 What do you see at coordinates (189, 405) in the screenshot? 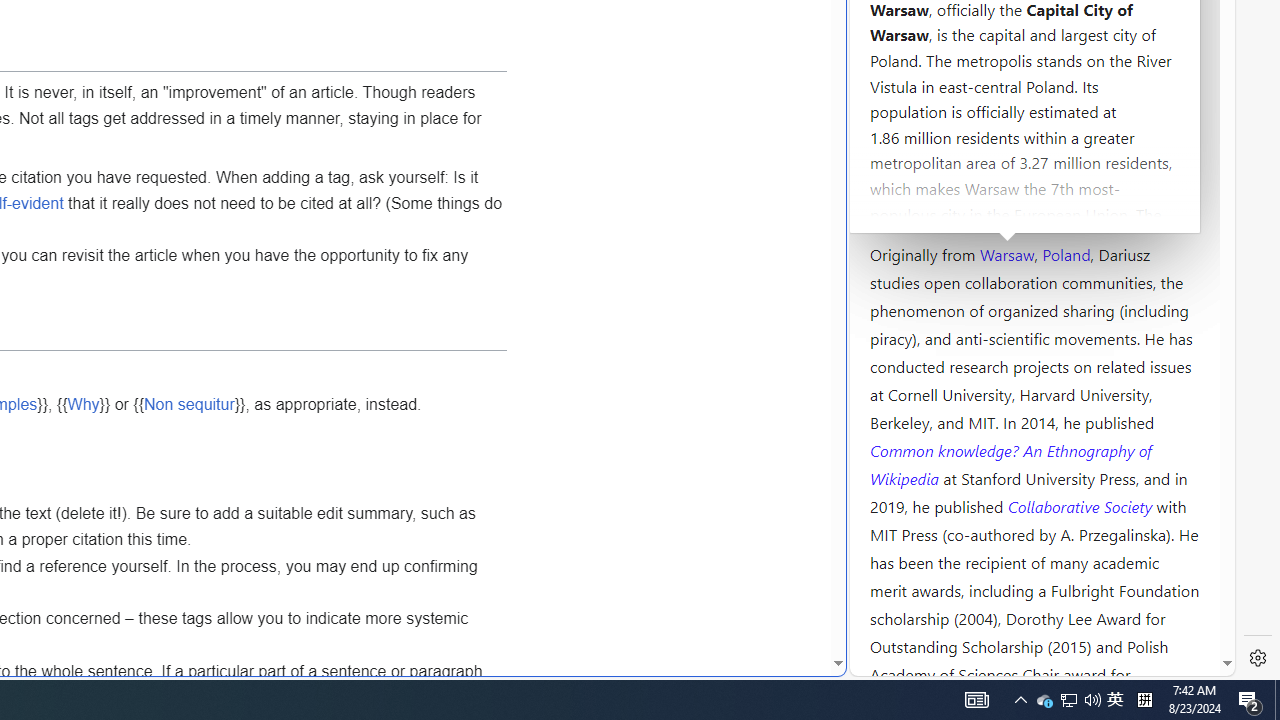
I see `'Non sequitur'` at bounding box center [189, 405].